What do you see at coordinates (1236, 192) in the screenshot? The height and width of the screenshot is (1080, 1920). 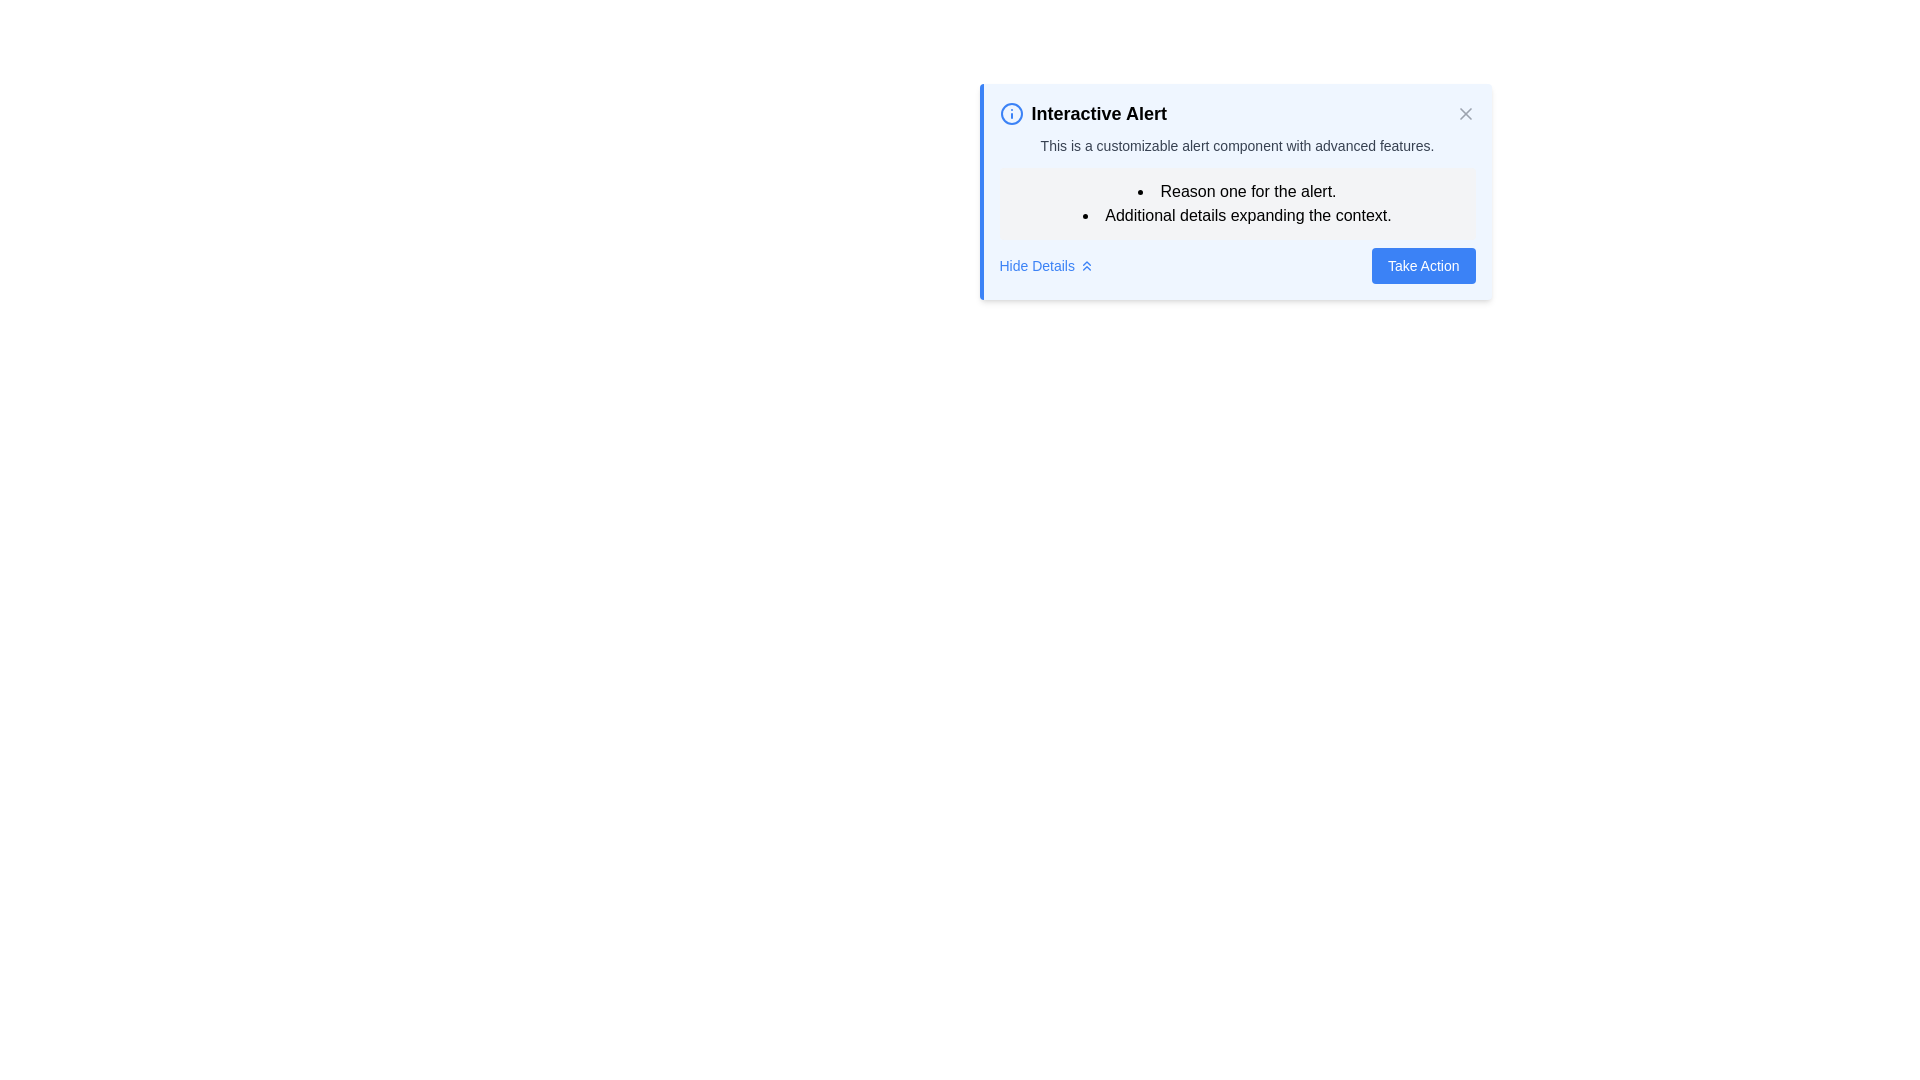 I see `first item in the bulleted list of the alert dialog titled 'Interactive Alert' to understand its content` at bounding box center [1236, 192].